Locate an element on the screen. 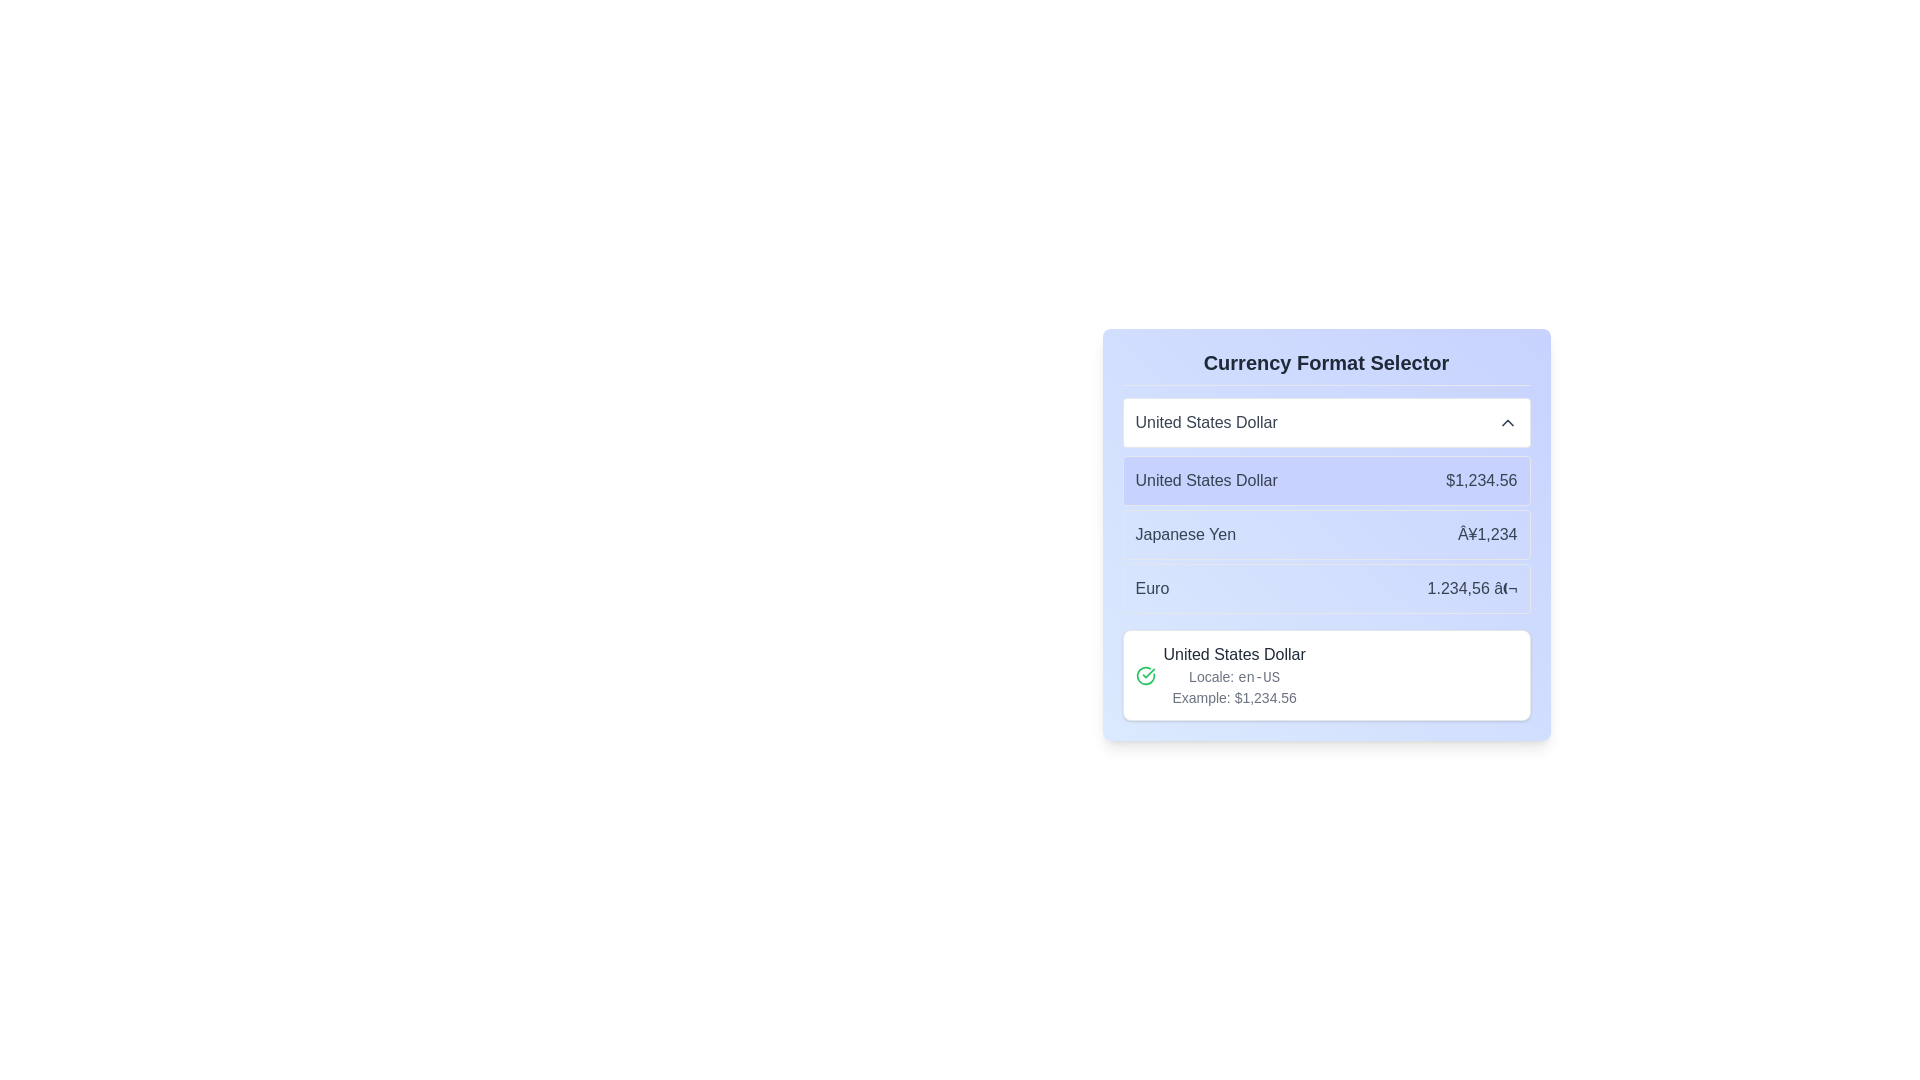 This screenshot has width=1920, height=1080. the third selectable option for the Euro currency format in the vertically stacked list, located between the 'Japanese Yen' option and the details section is located at coordinates (1326, 588).